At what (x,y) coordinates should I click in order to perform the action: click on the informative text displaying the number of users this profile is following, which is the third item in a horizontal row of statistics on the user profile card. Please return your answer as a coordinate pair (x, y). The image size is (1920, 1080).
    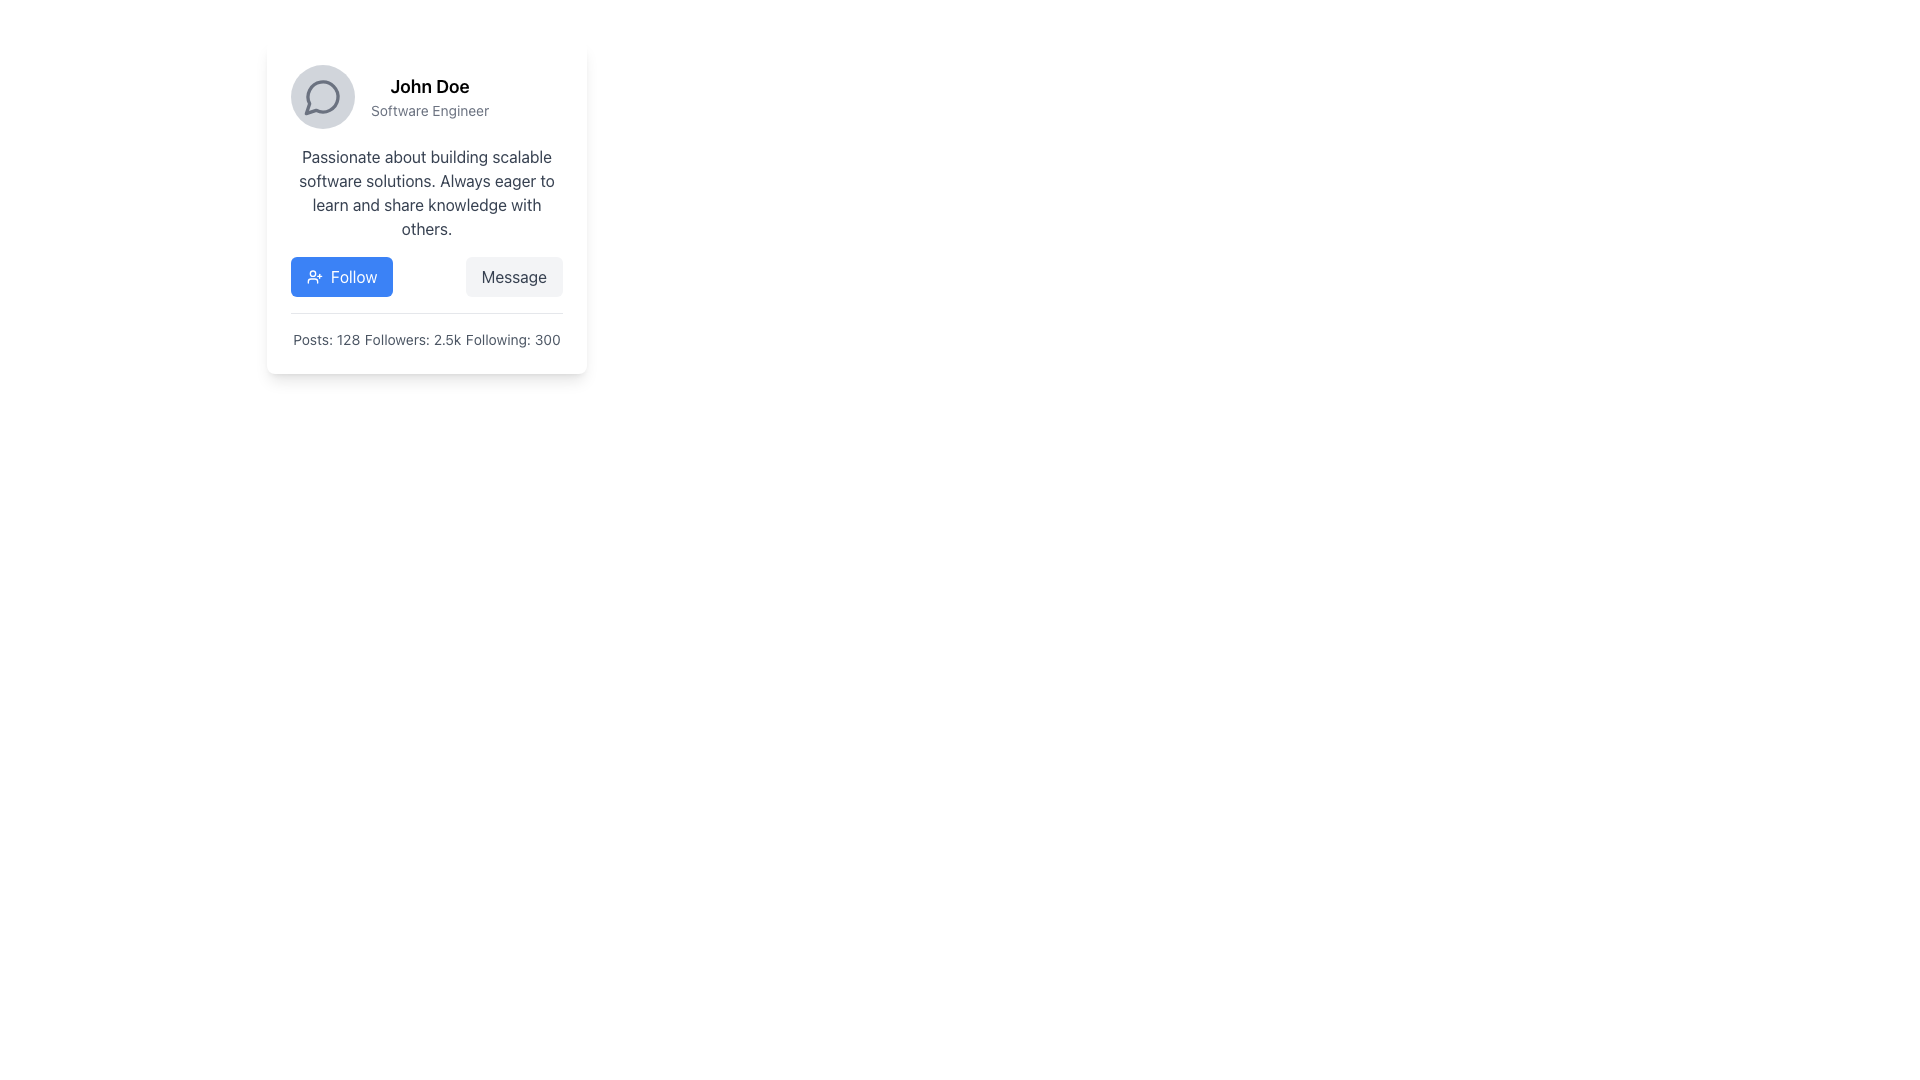
    Looking at the image, I should click on (513, 338).